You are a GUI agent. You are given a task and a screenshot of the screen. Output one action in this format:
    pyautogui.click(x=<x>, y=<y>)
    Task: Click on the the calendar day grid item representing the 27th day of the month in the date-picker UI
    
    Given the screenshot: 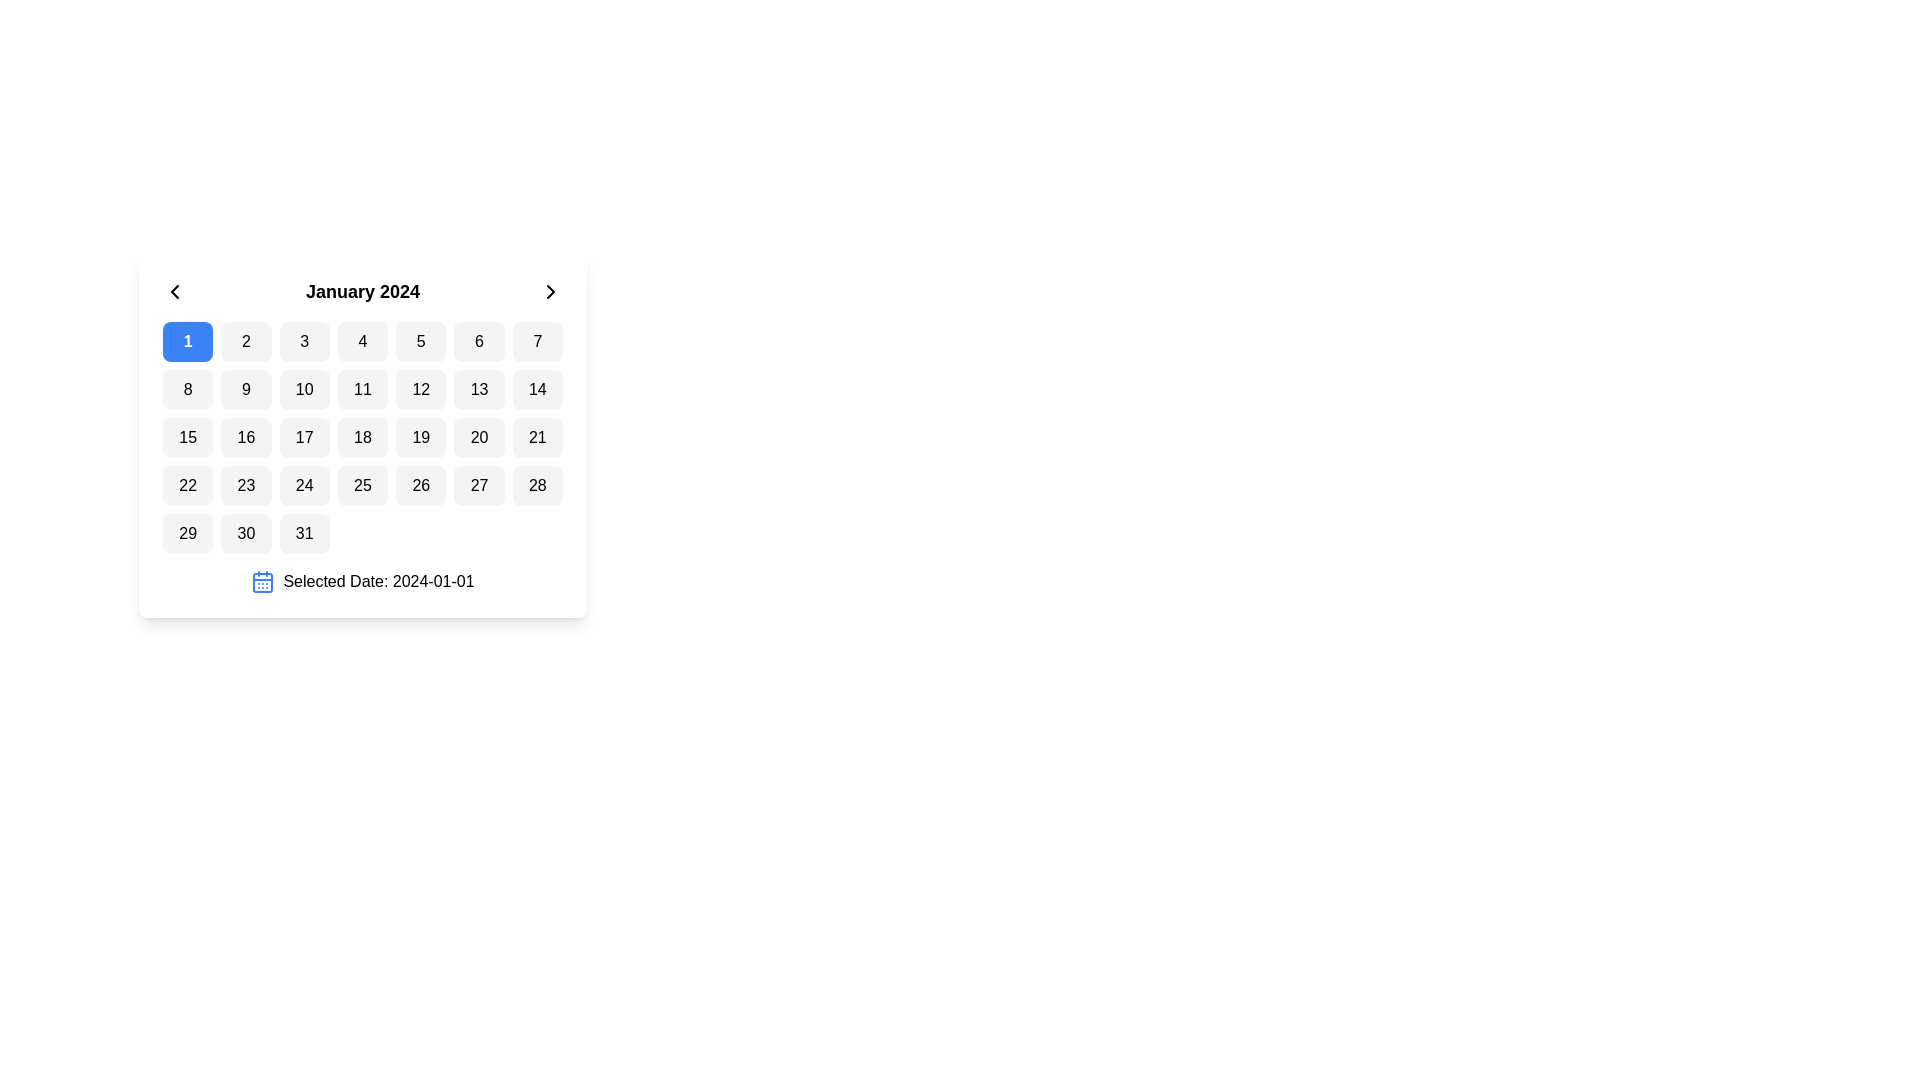 What is the action you would take?
    pyautogui.click(x=478, y=486)
    